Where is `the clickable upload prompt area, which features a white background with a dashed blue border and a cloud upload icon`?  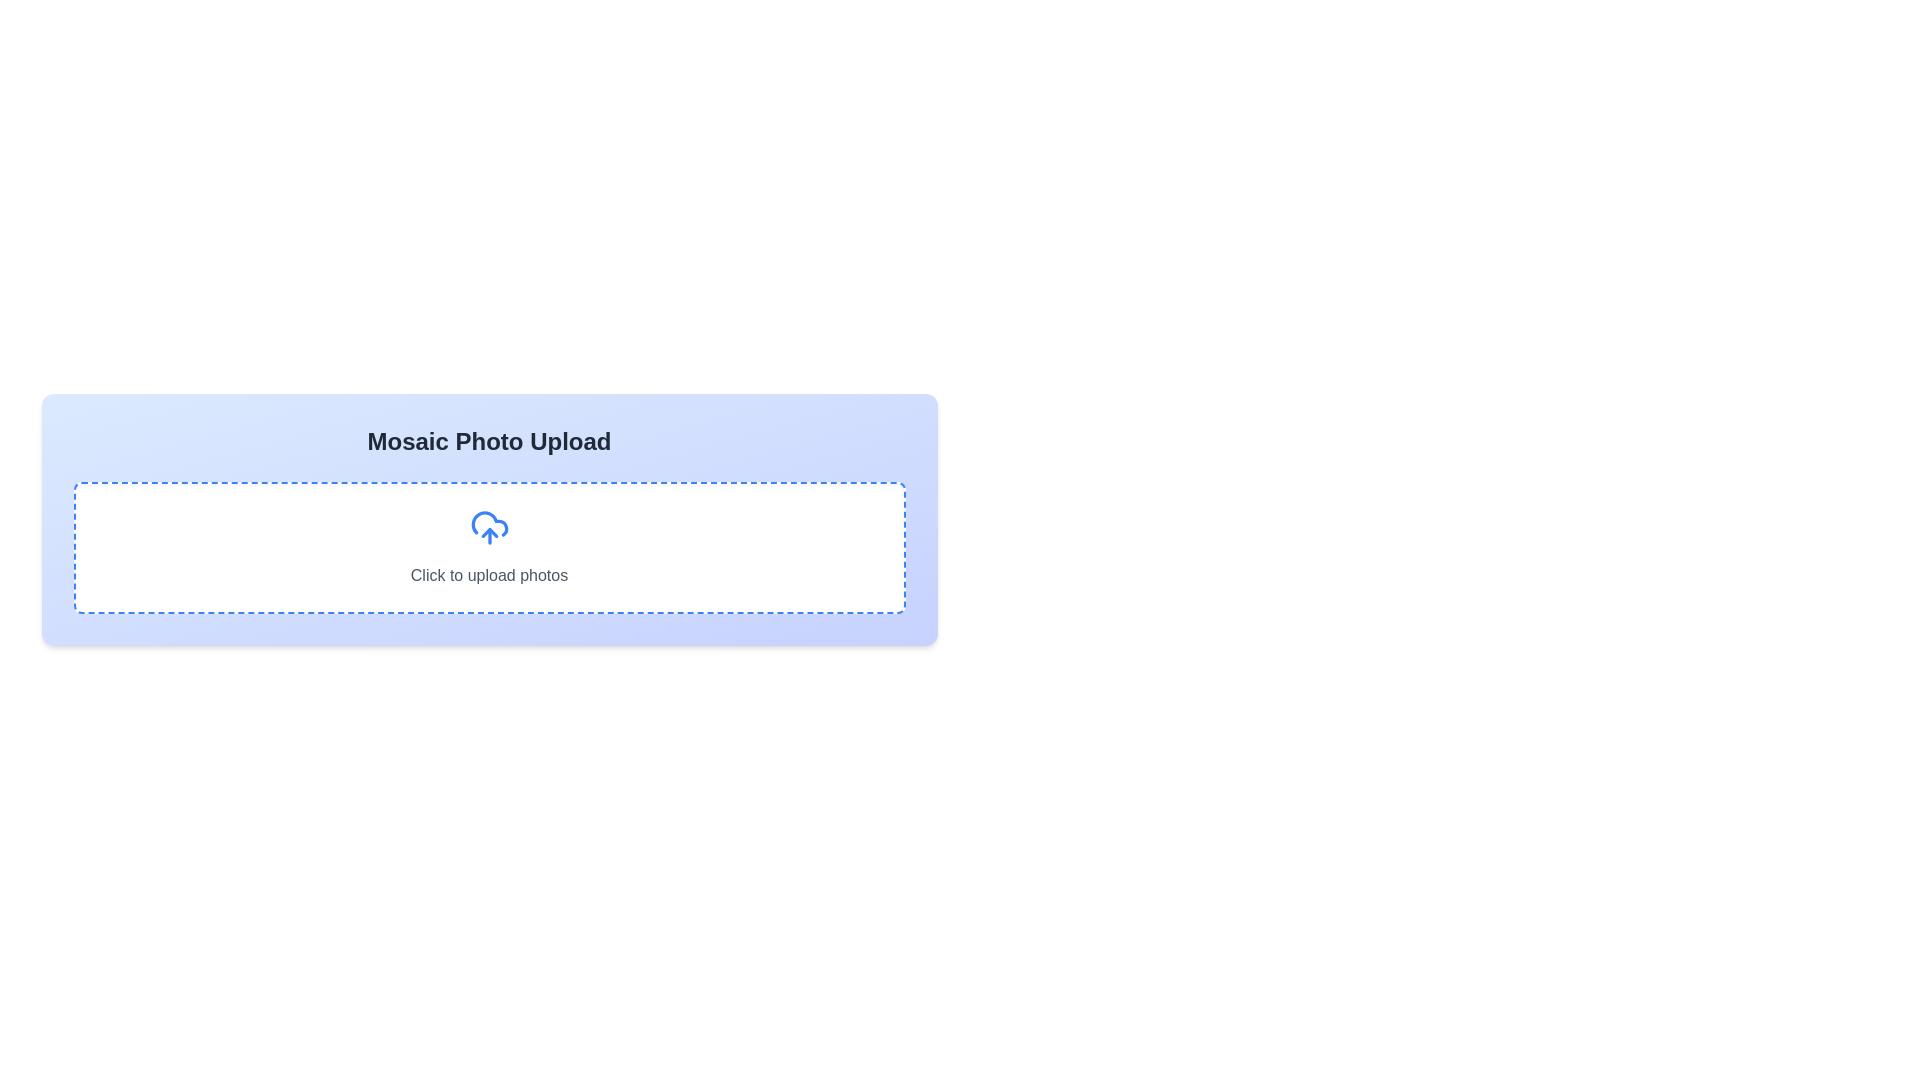
the clickable upload prompt area, which features a white background with a dashed blue border and a cloud upload icon is located at coordinates (489, 536).